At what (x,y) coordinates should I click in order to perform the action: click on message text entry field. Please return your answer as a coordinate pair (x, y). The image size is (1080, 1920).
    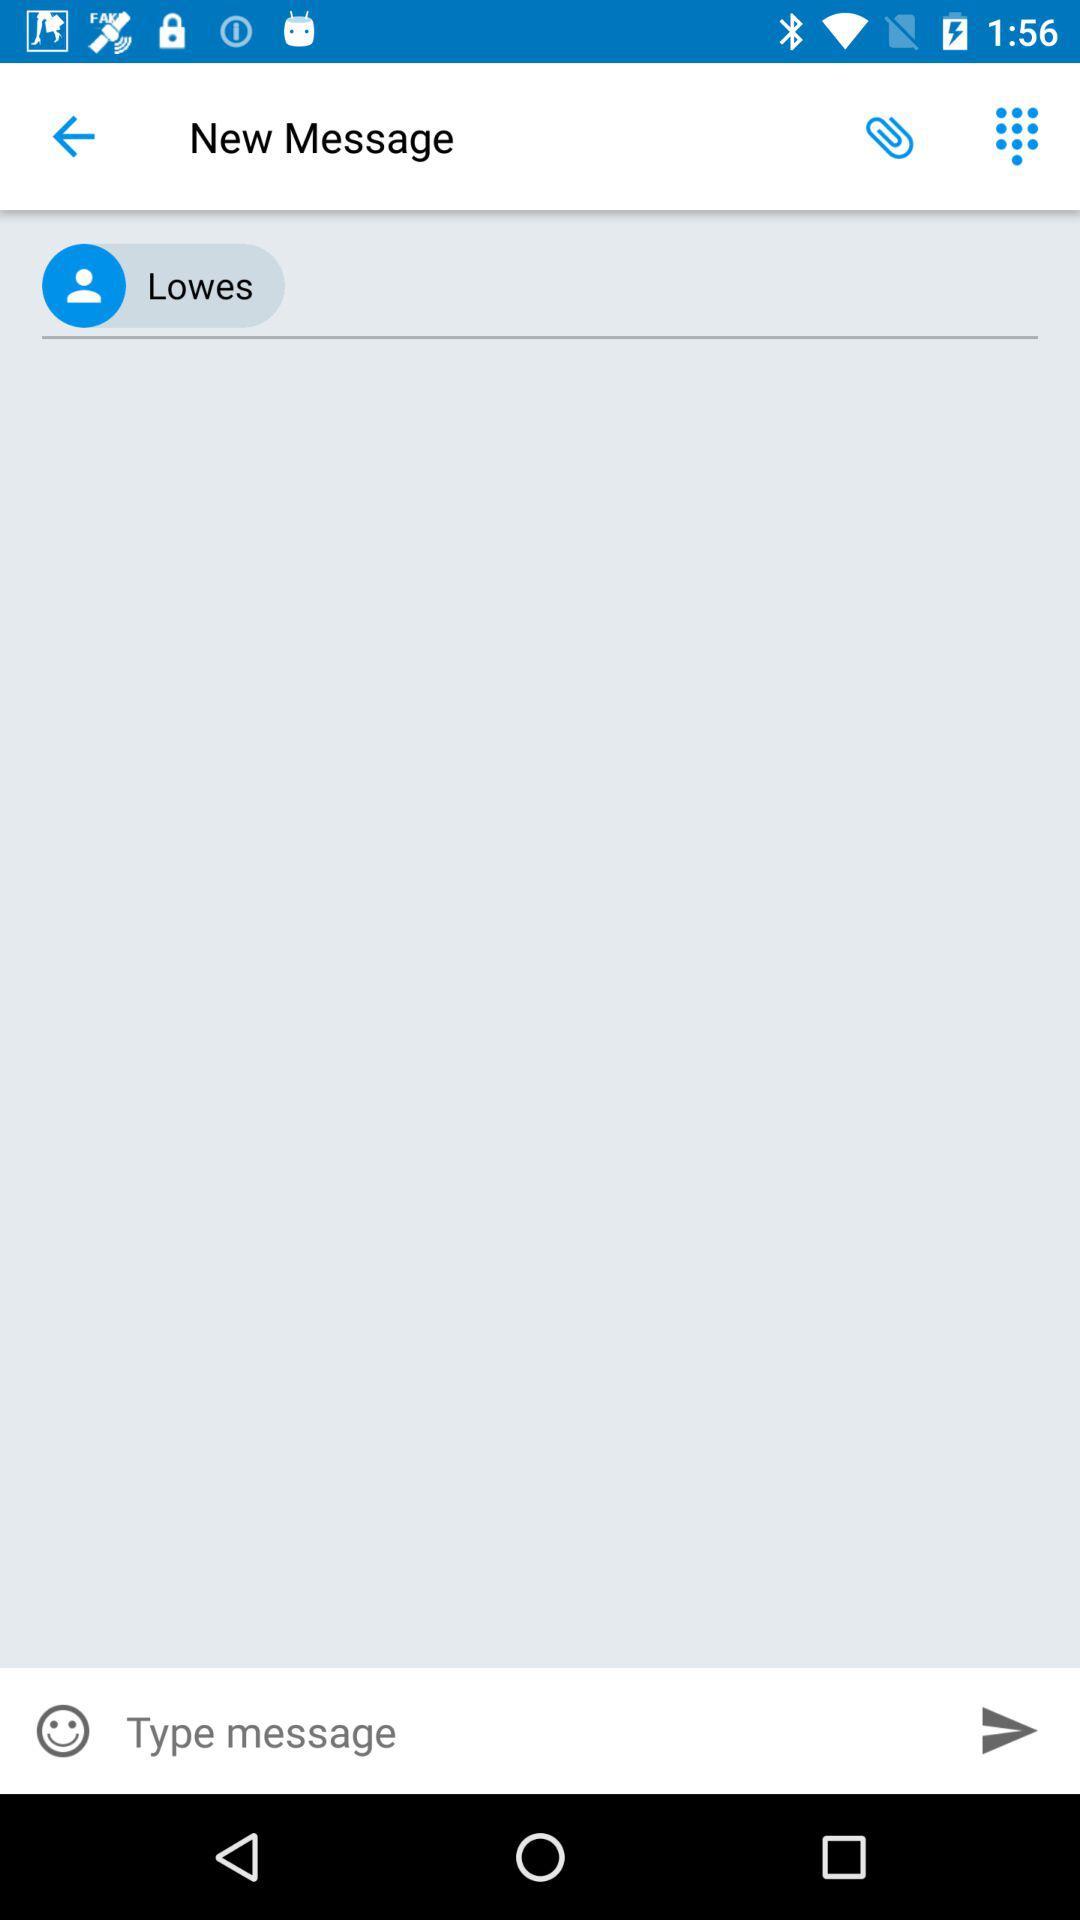
    Looking at the image, I should click on (532, 1730).